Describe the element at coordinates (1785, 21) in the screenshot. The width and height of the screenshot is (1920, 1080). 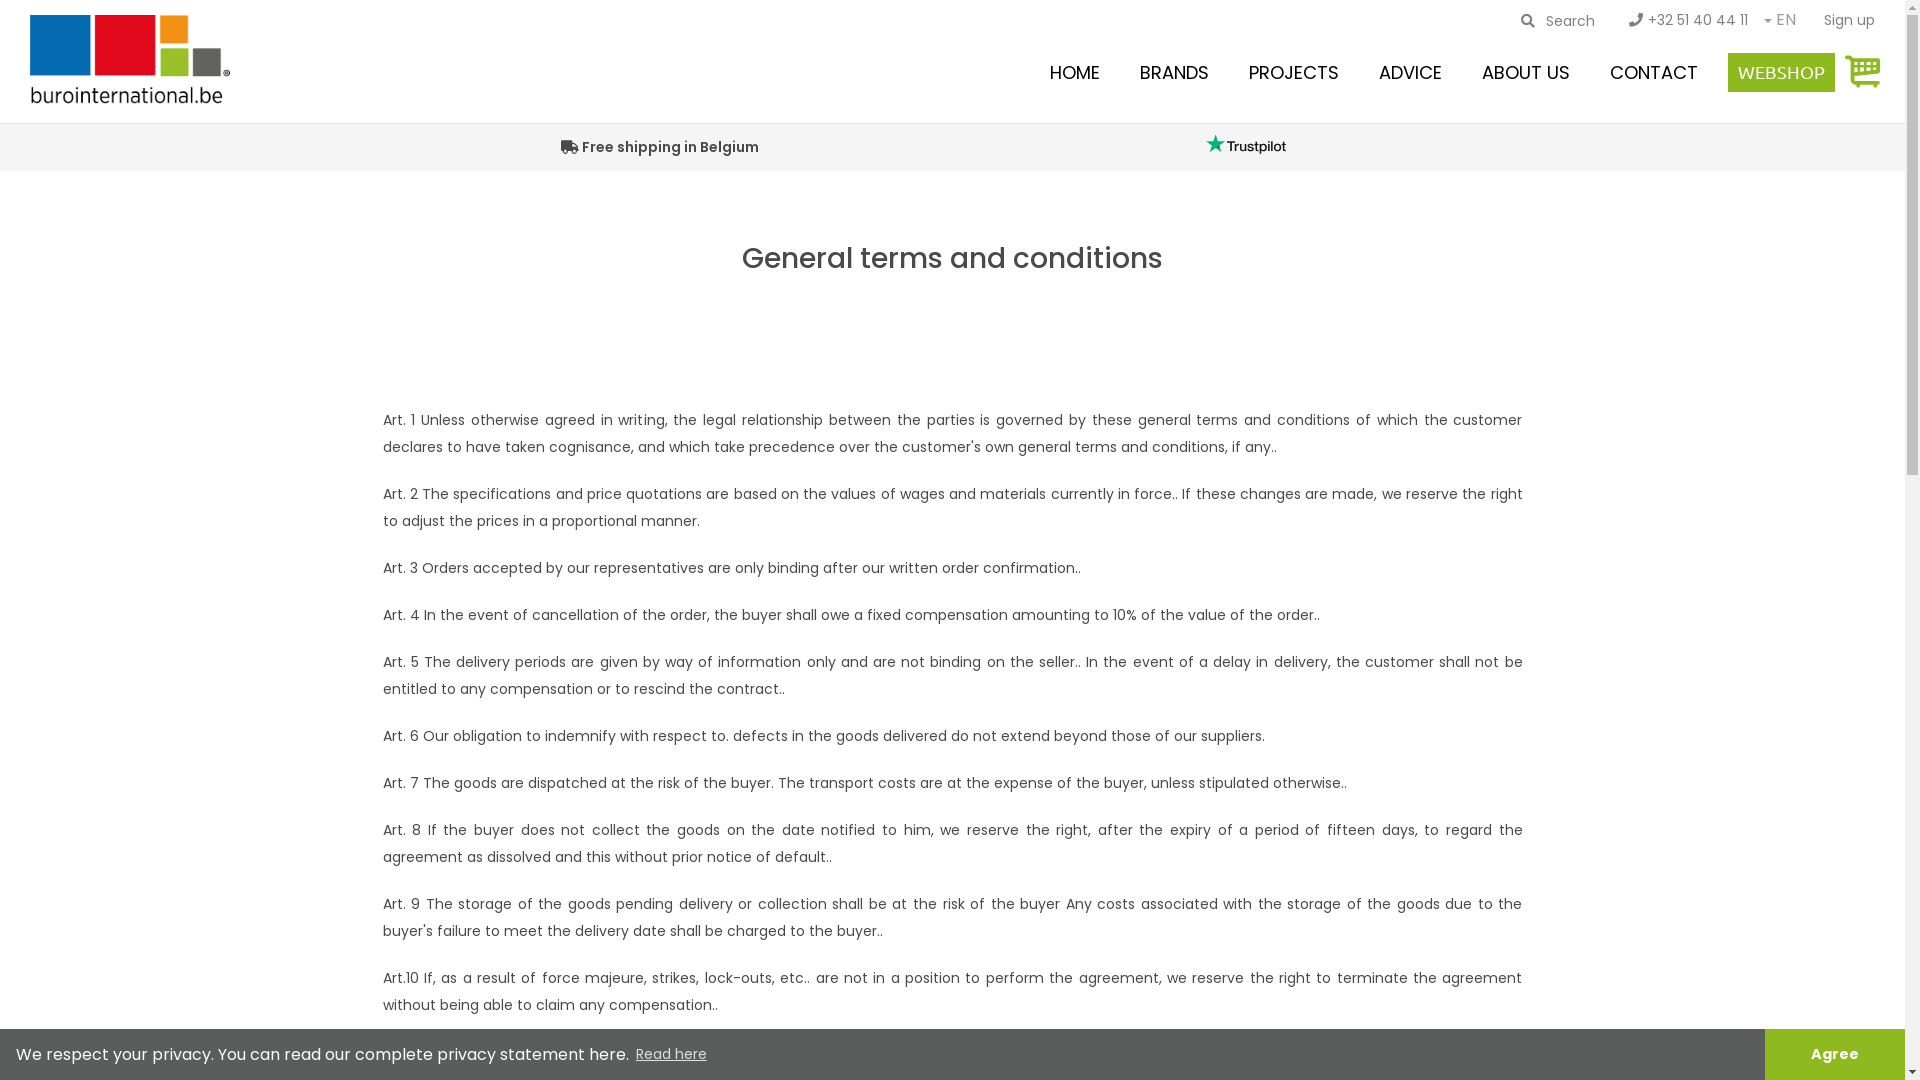
I see `'EN'` at that location.